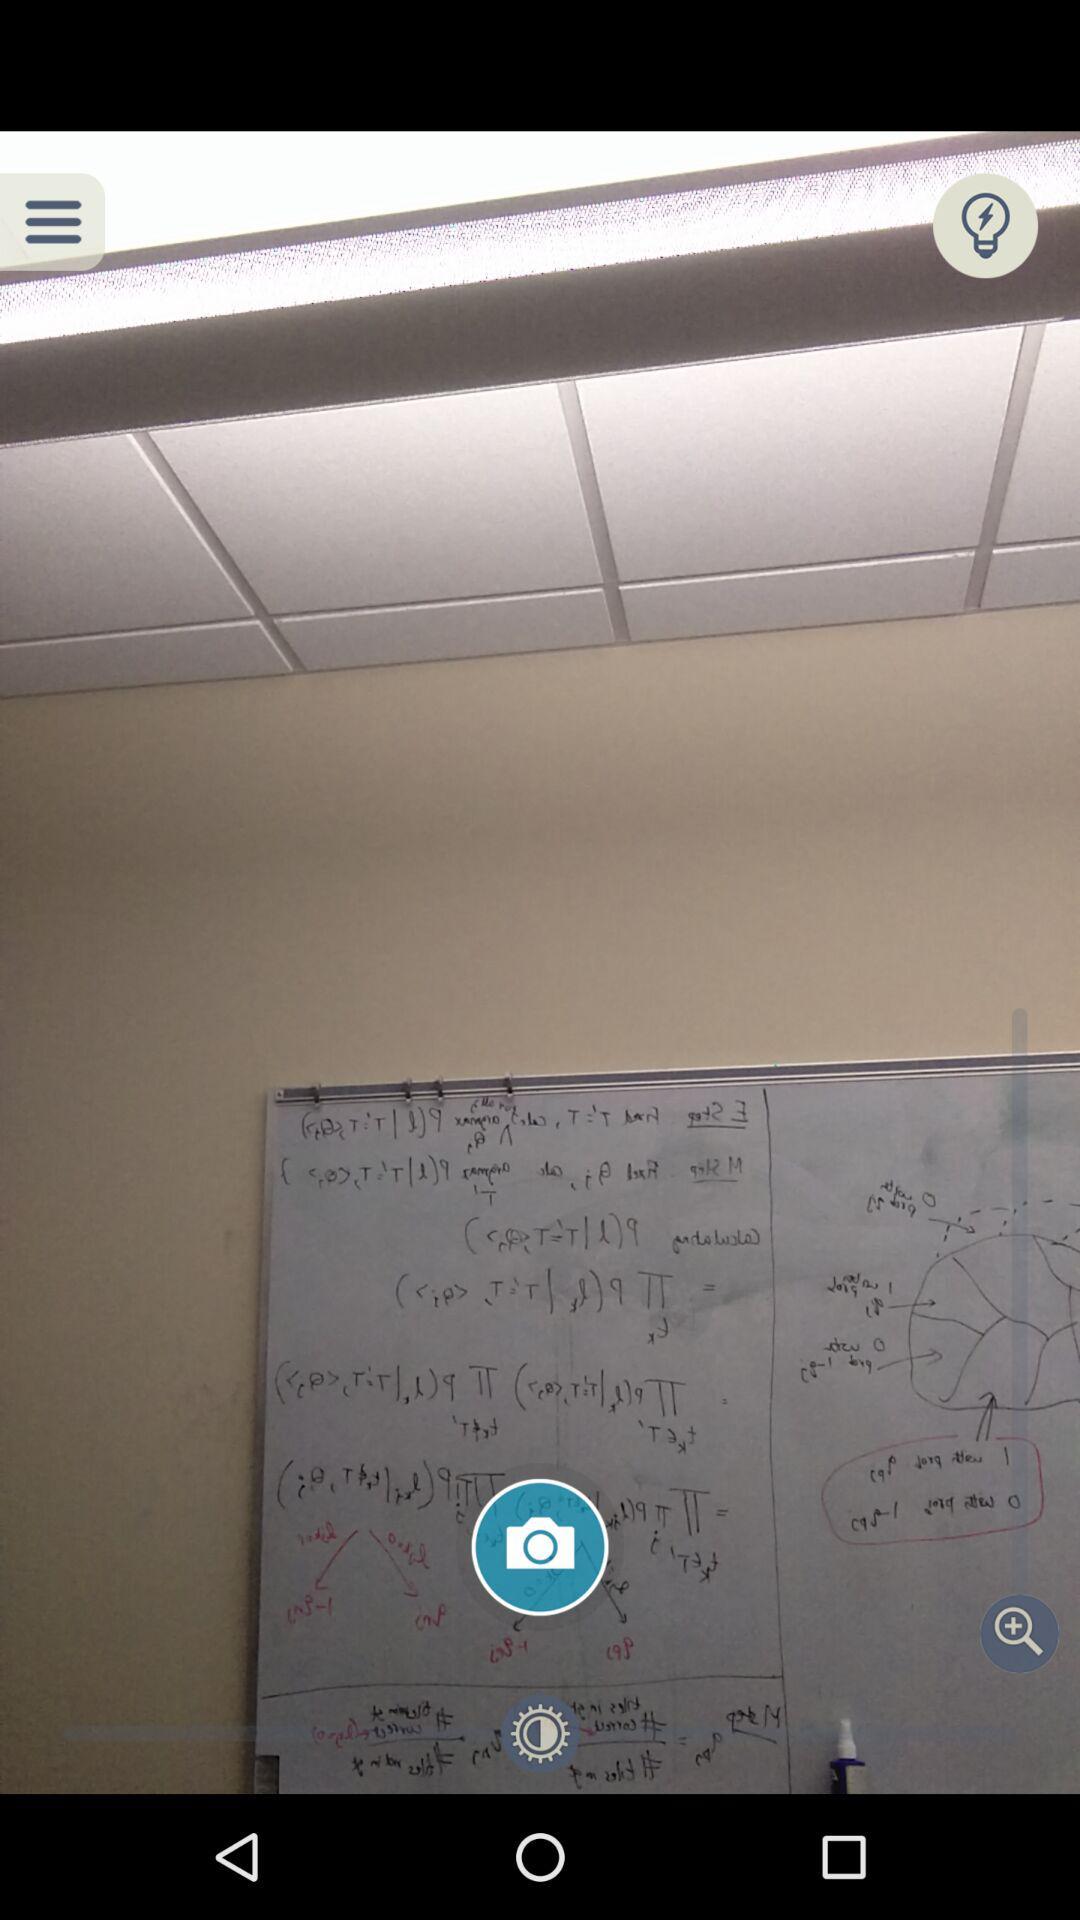  What do you see at coordinates (540, 1546) in the screenshot?
I see `take a picture` at bounding box center [540, 1546].